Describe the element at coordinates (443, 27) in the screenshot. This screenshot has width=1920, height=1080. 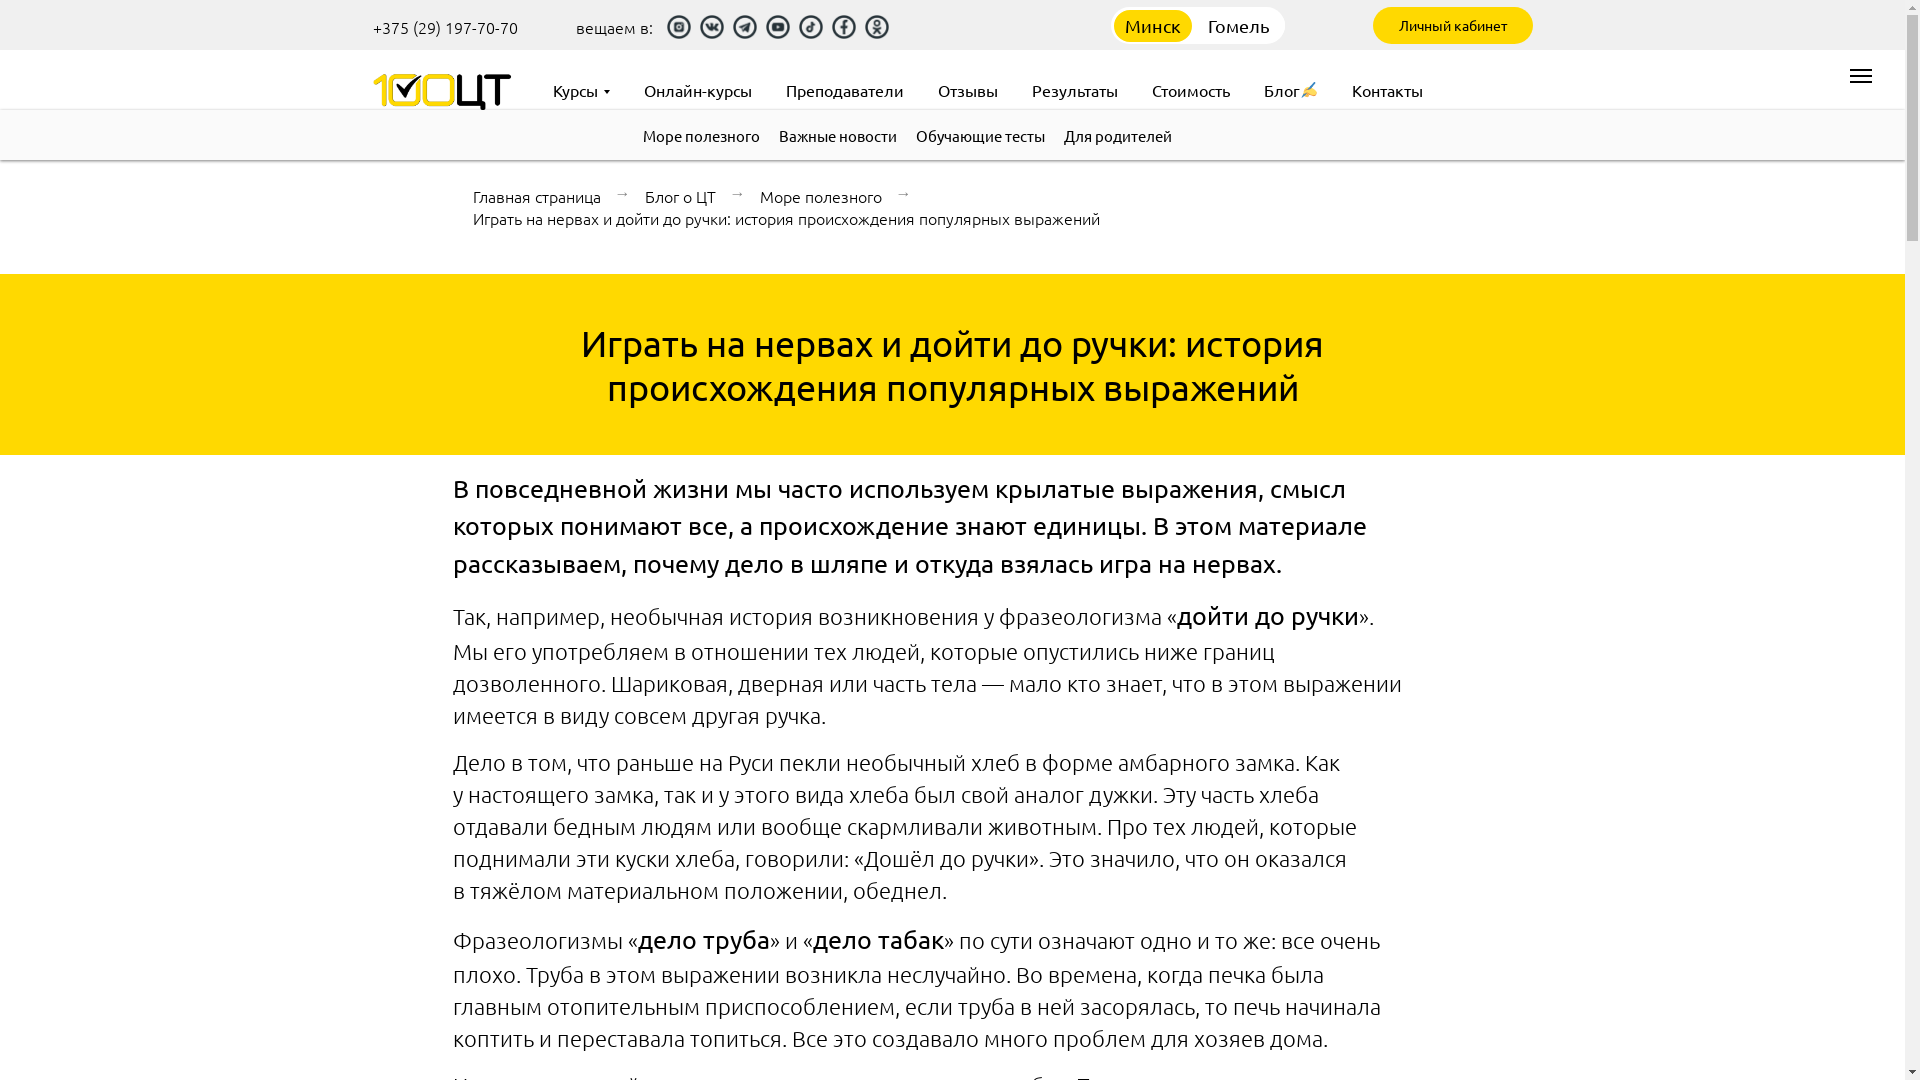
I see `'+375 (29) 197-70-70'` at that location.